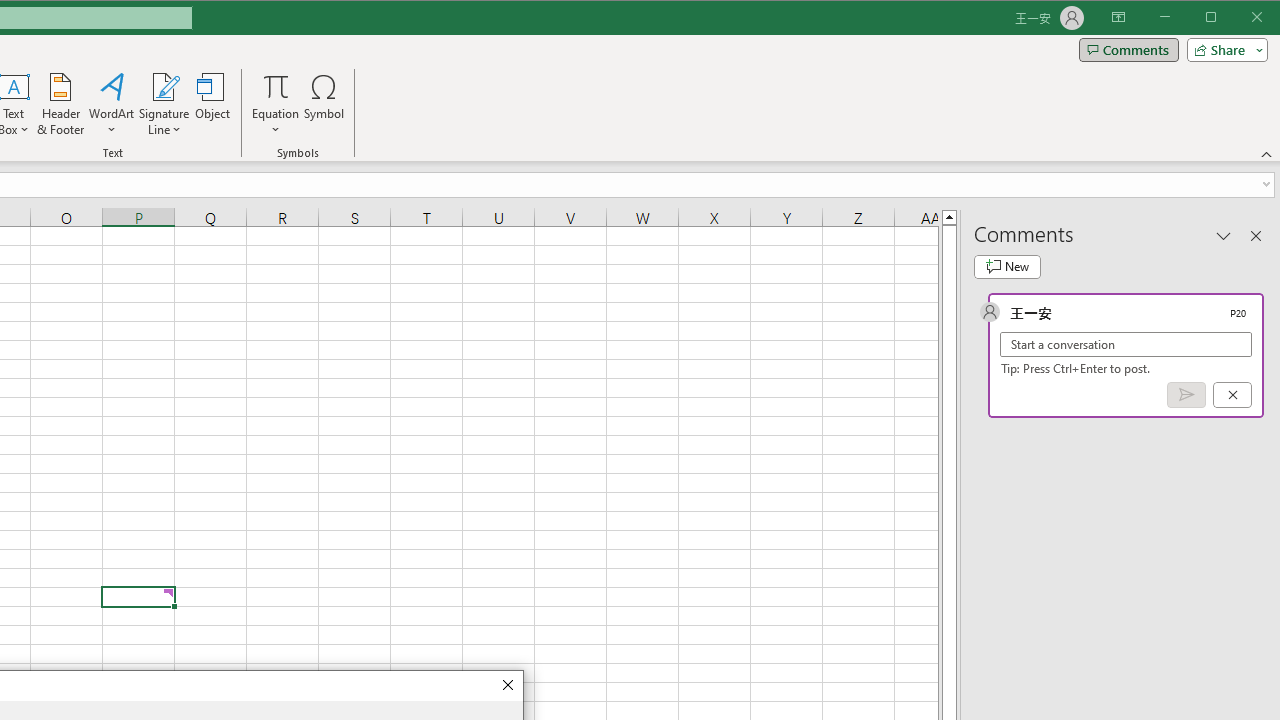 Image resolution: width=1280 pixels, height=720 pixels. I want to click on 'Maximize', so click(1238, 19).